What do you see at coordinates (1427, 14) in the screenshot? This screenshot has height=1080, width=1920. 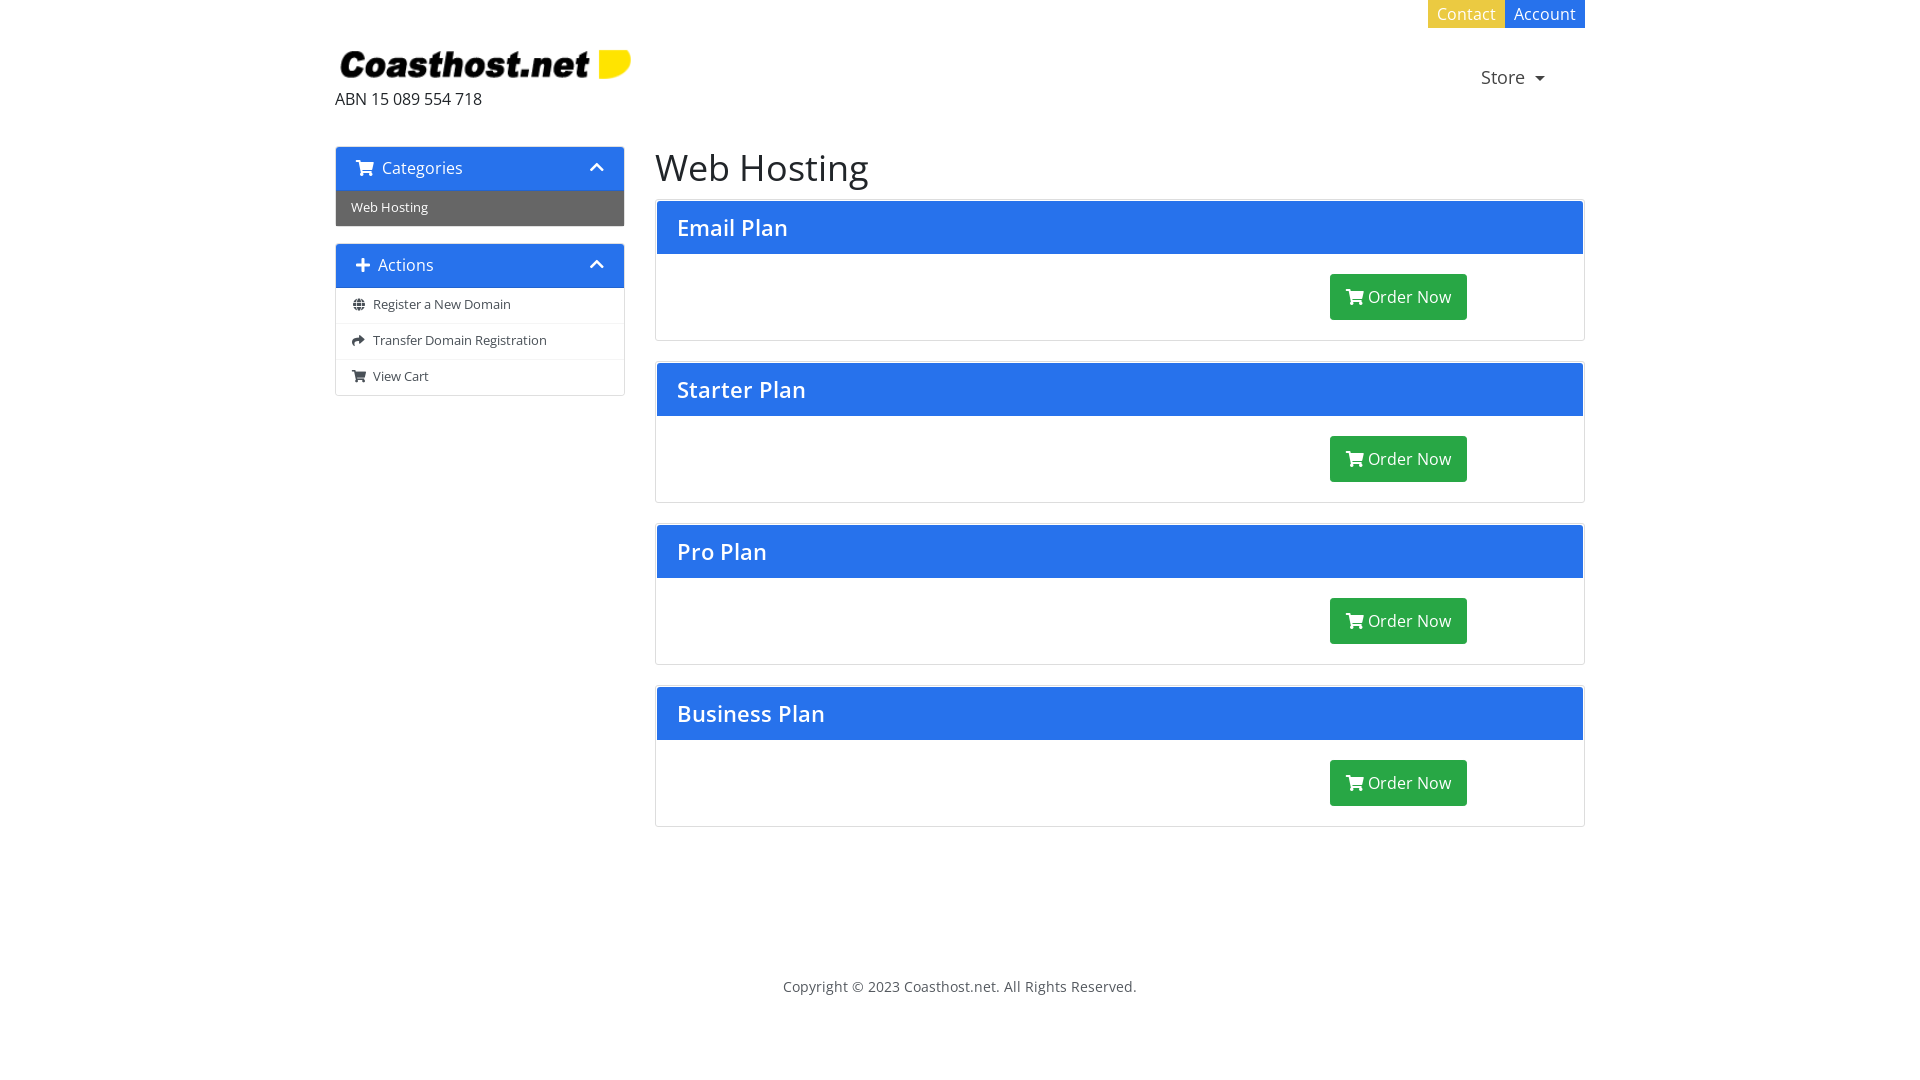 I see `'Contact'` at bounding box center [1427, 14].